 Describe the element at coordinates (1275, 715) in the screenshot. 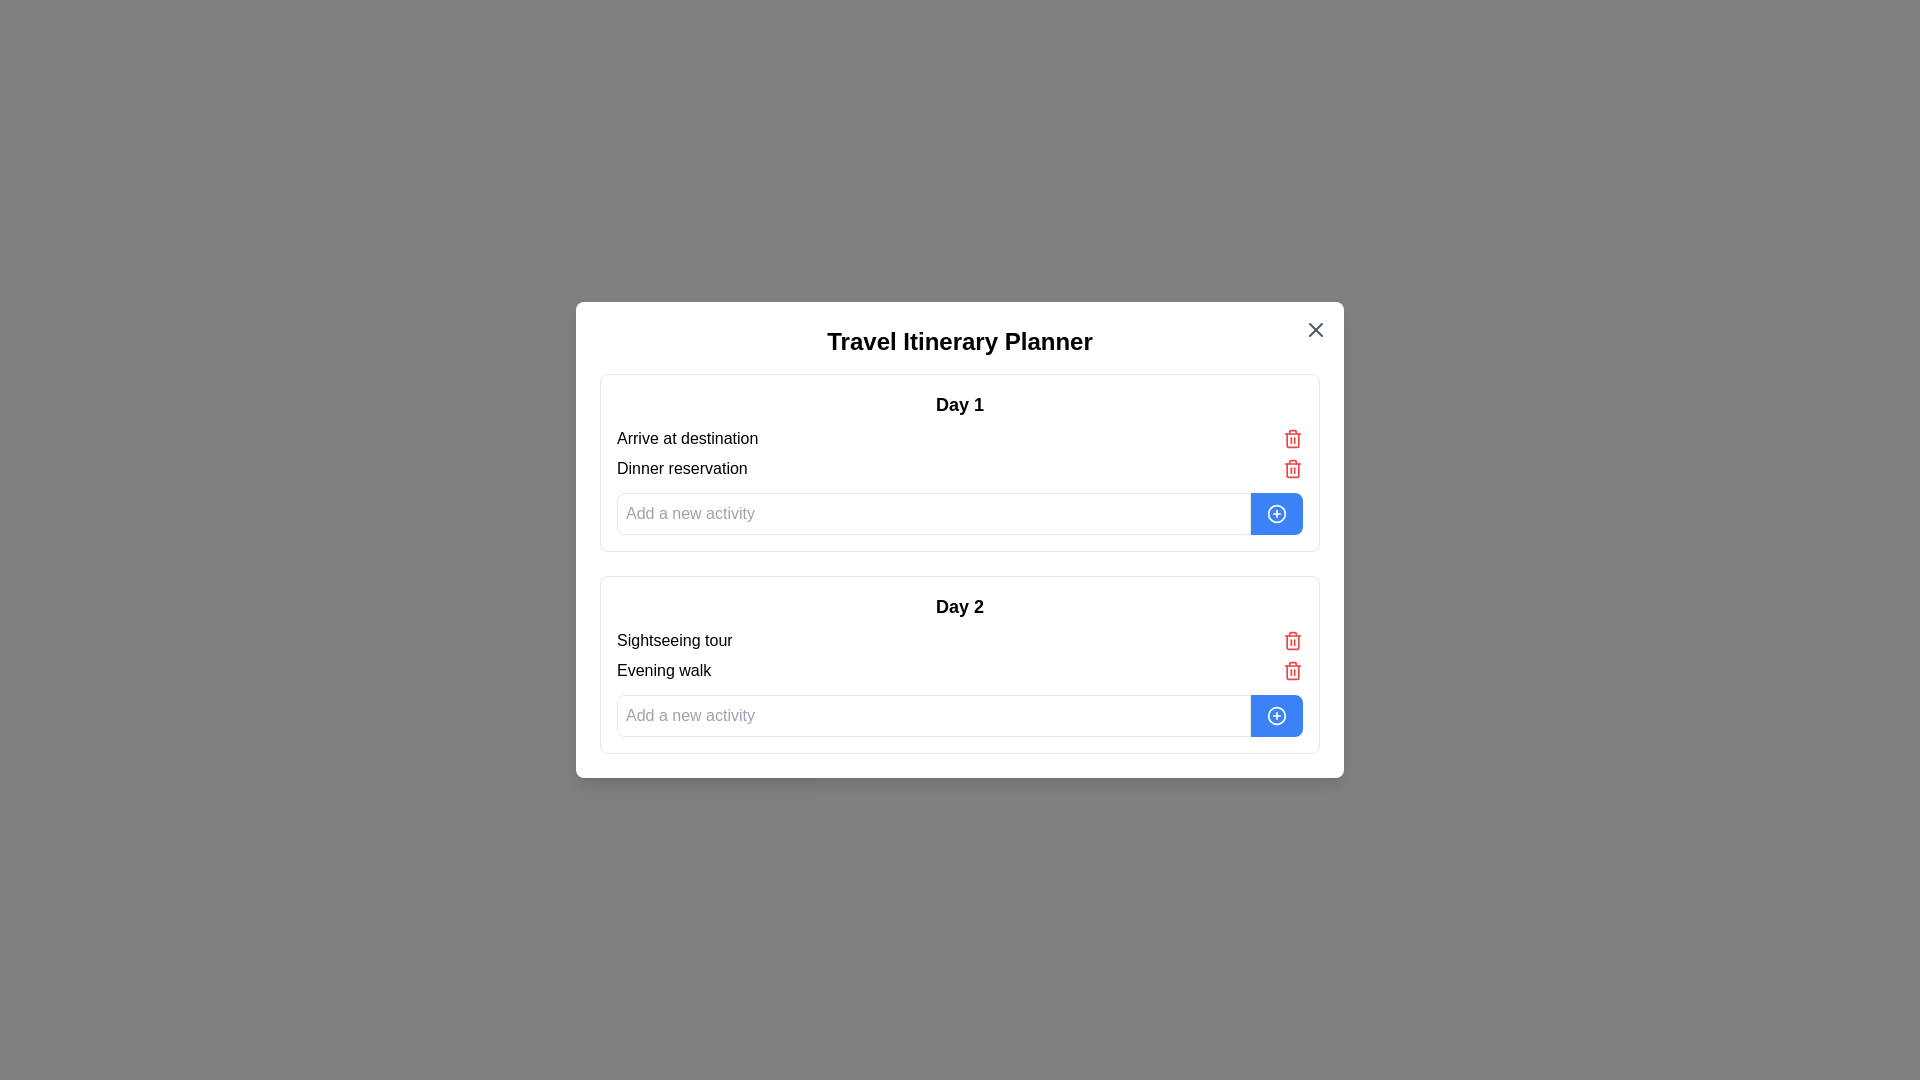

I see `the button located at the right end of the input field for adding activities to Day 2 in the Travel Itinerary Planner interface` at that location.